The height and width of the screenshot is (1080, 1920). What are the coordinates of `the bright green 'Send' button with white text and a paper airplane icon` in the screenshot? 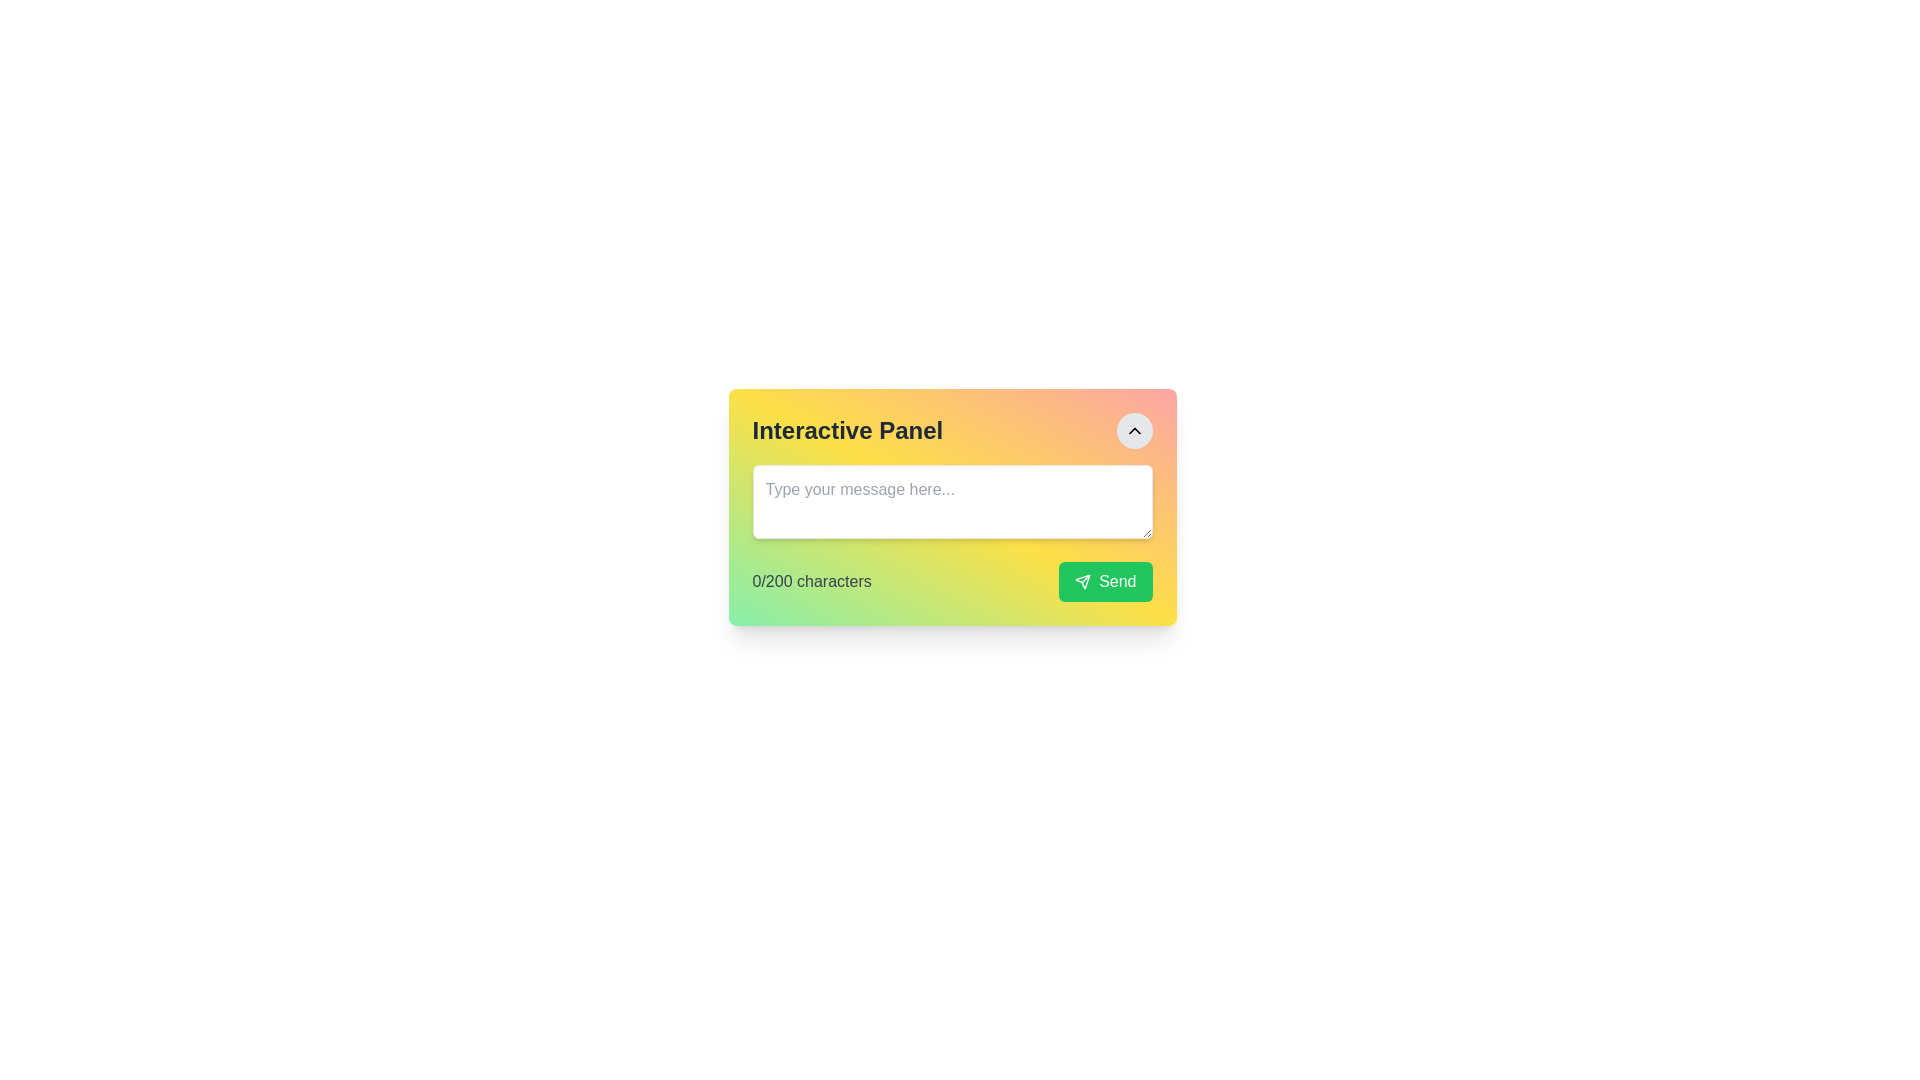 It's located at (1104, 582).